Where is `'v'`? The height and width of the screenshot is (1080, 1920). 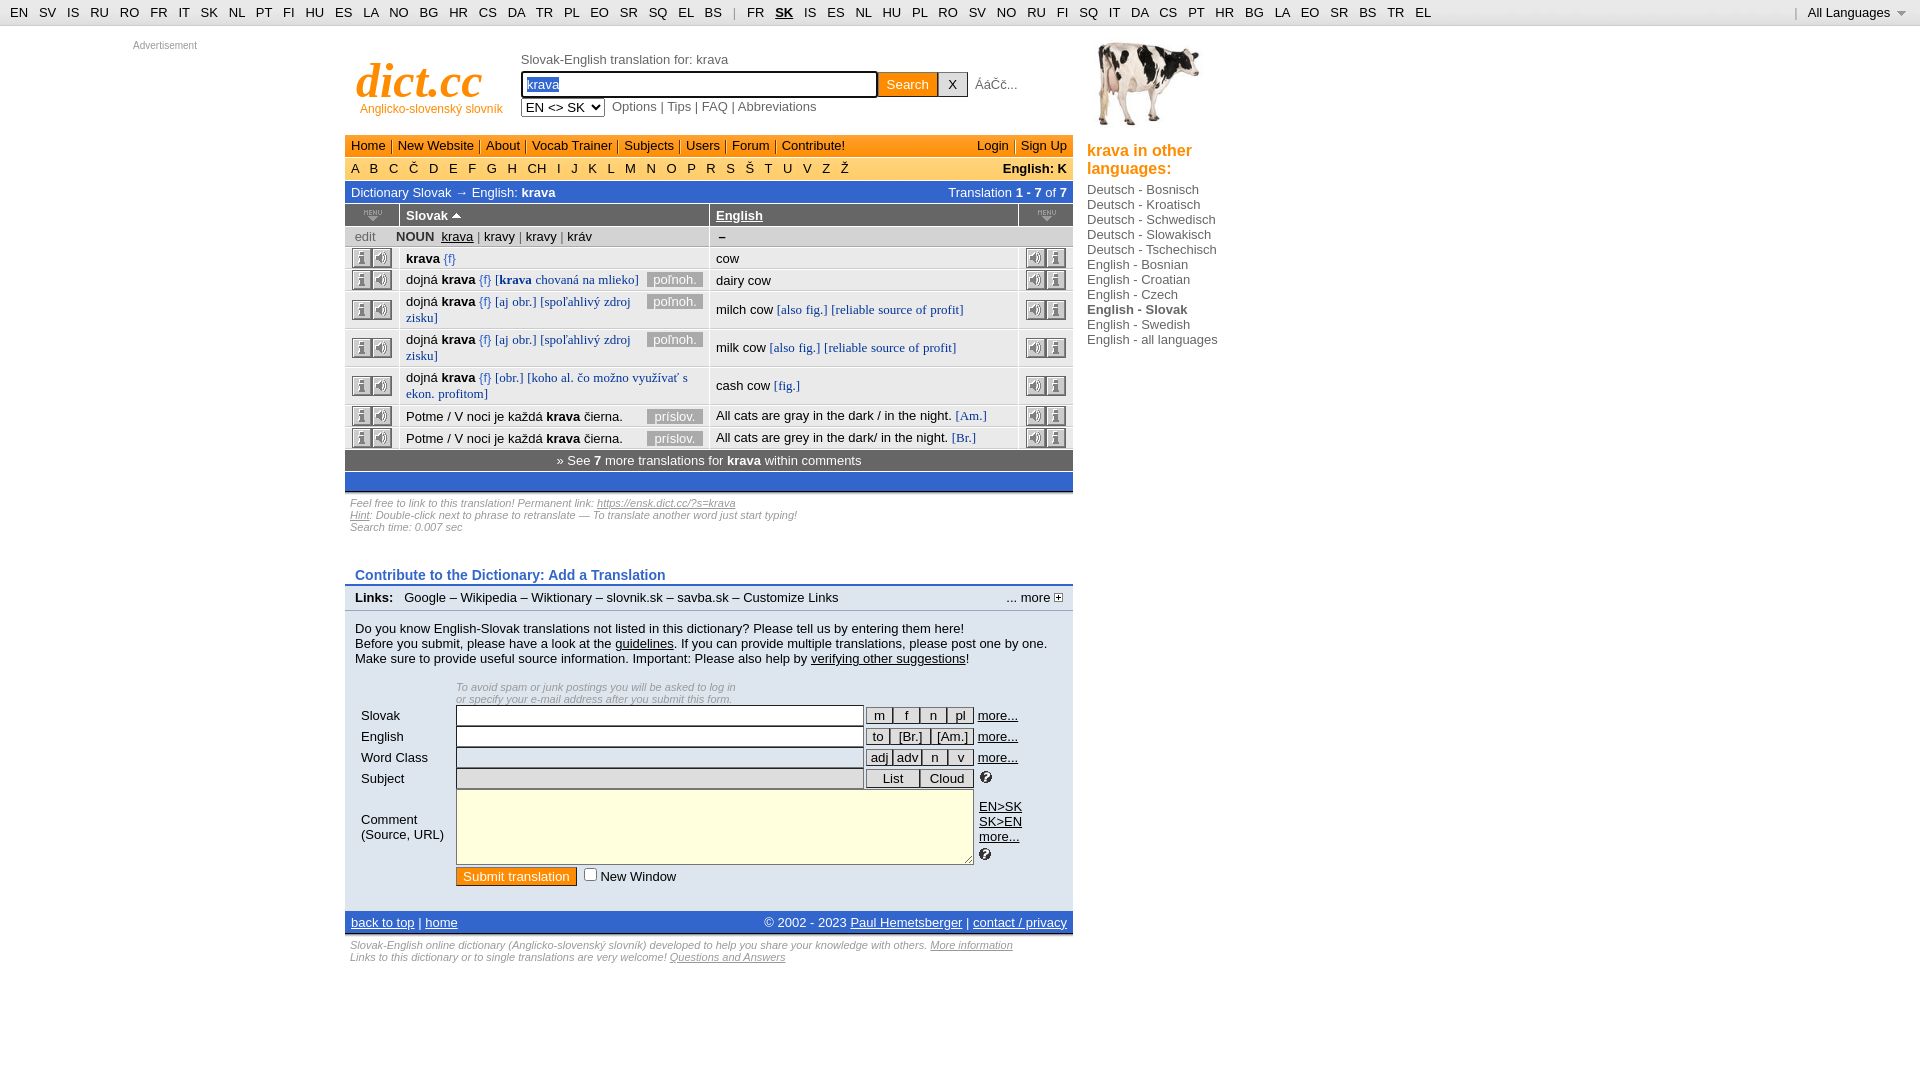 'v' is located at coordinates (947, 757).